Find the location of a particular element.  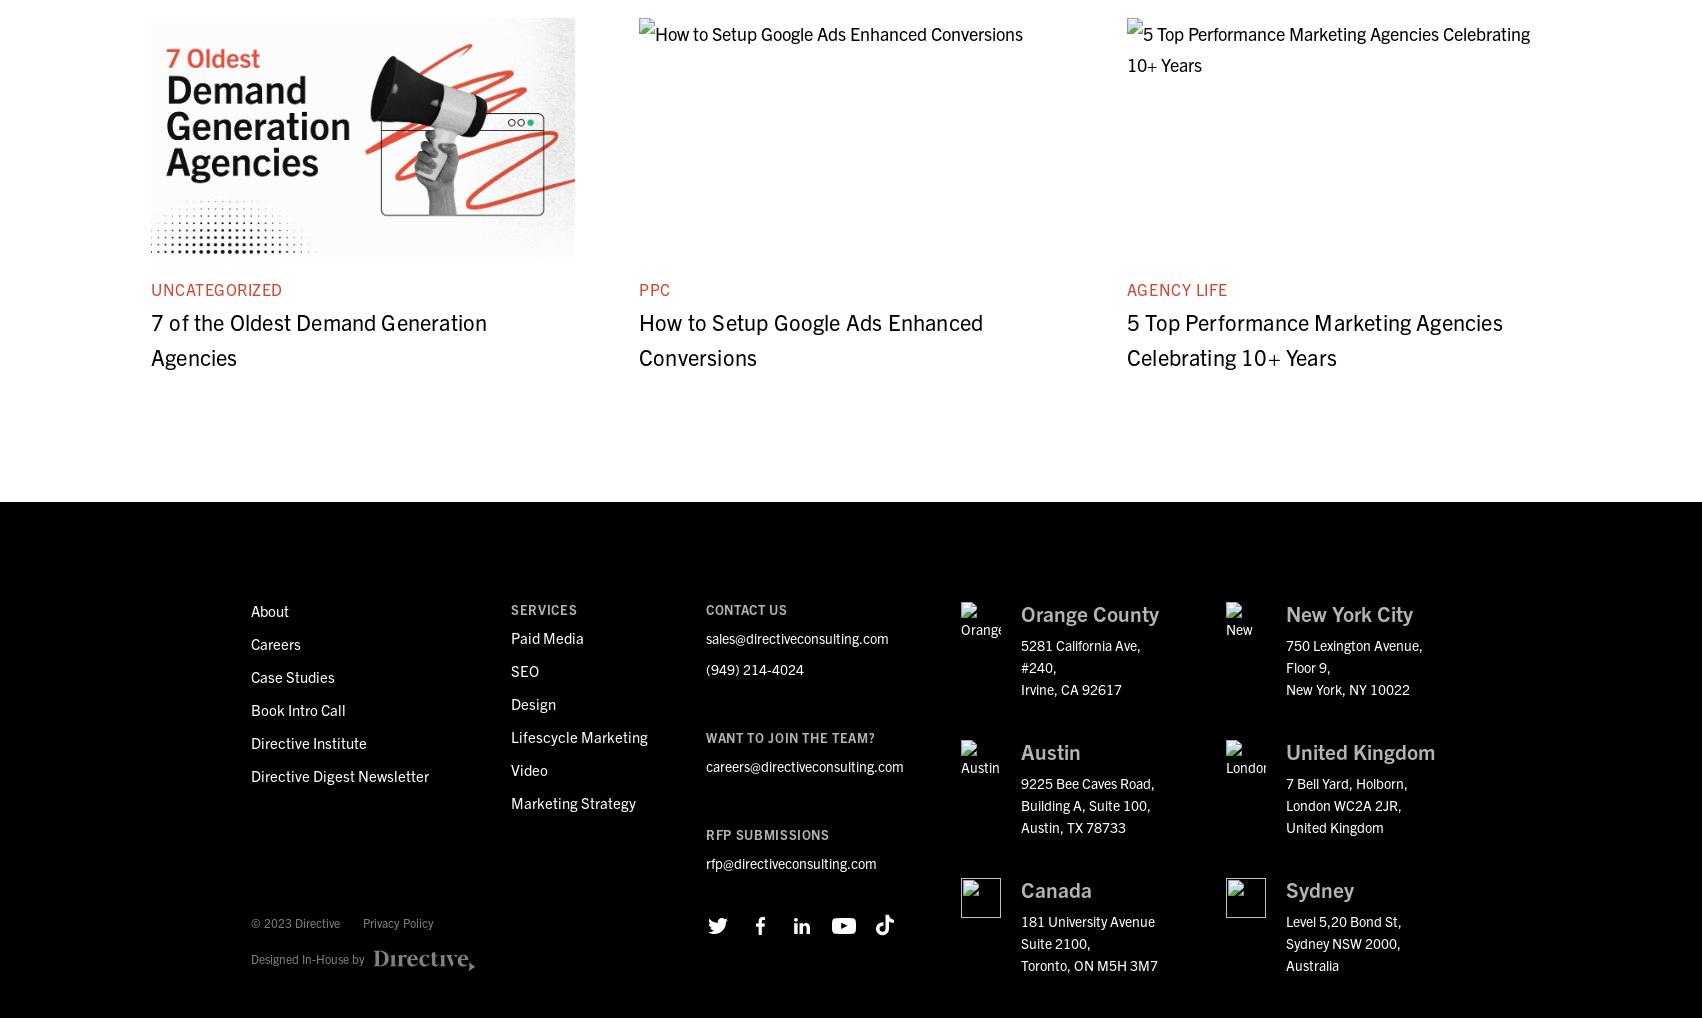

'7 Bell Yard, Holborn,' is located at coordinates (1345, 783).